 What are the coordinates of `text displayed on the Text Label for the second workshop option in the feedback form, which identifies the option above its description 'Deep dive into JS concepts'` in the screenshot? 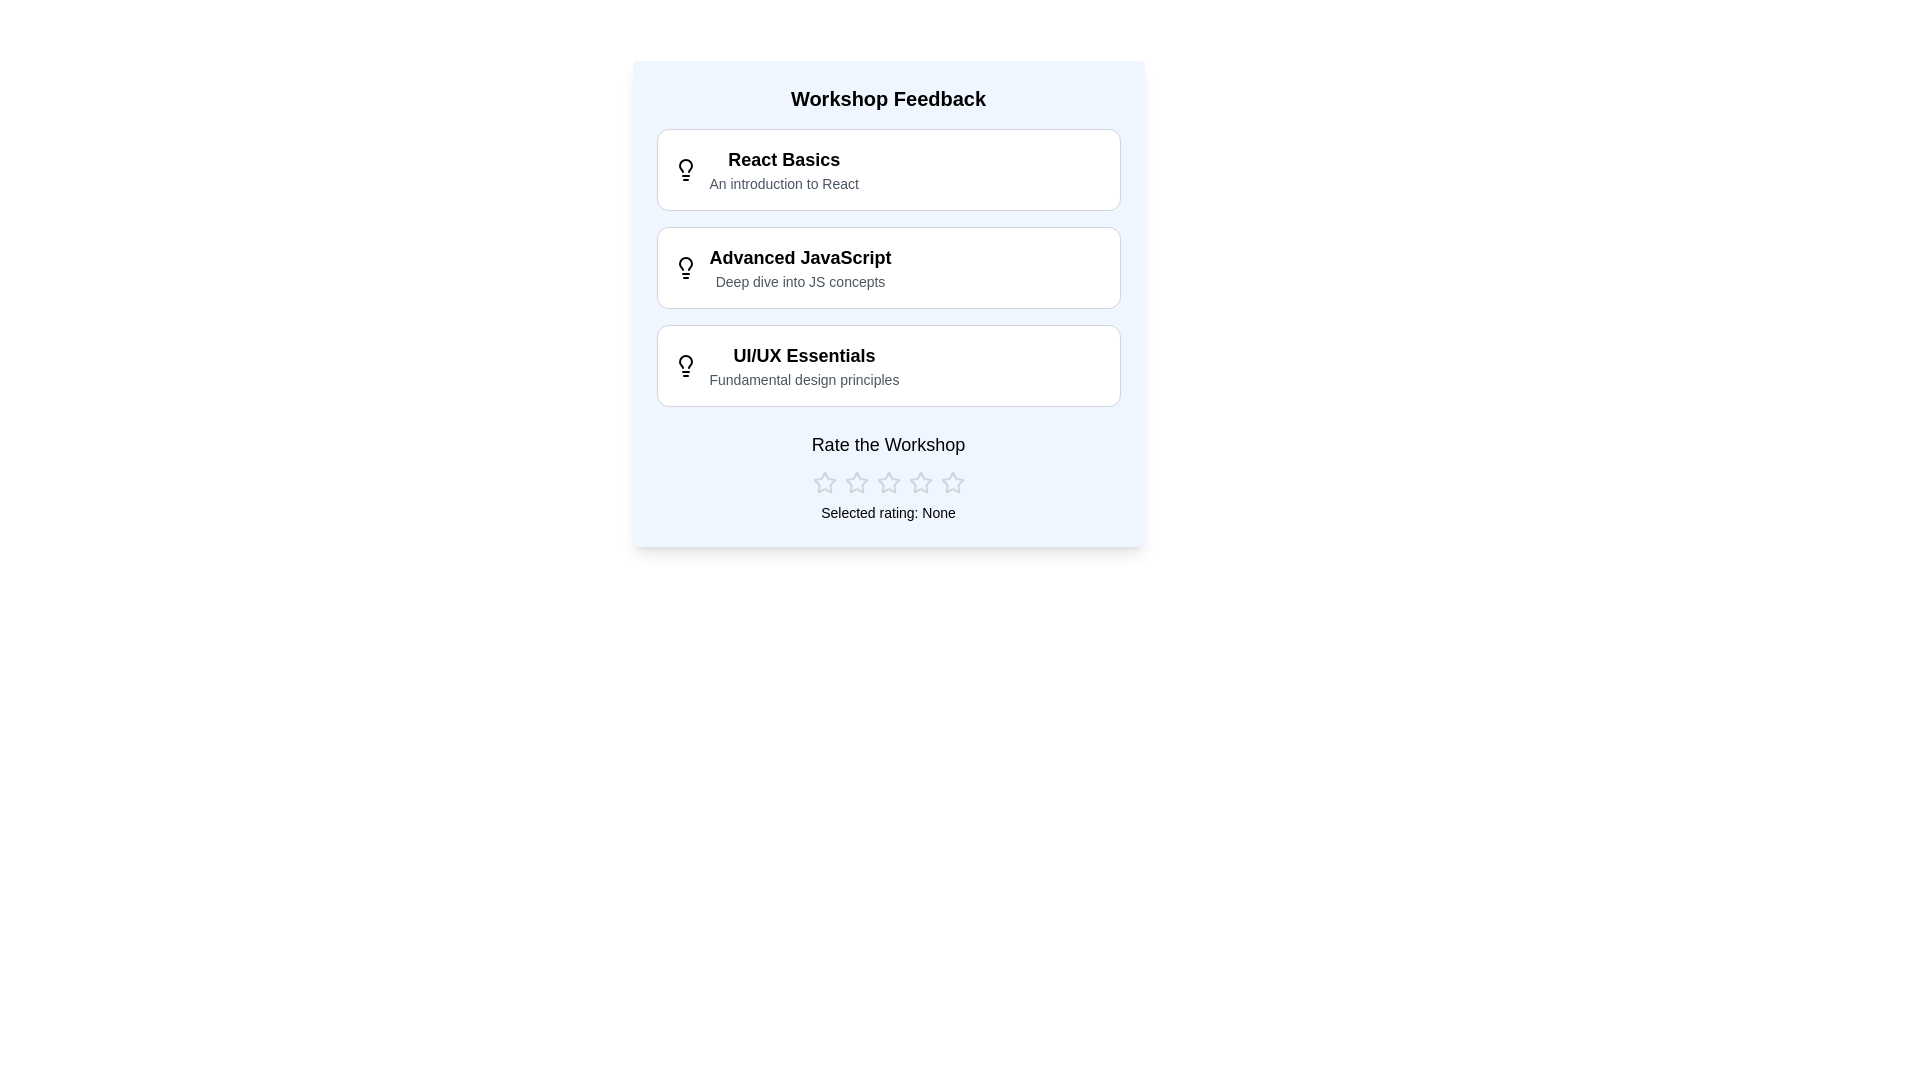 It's located at (800, 257).